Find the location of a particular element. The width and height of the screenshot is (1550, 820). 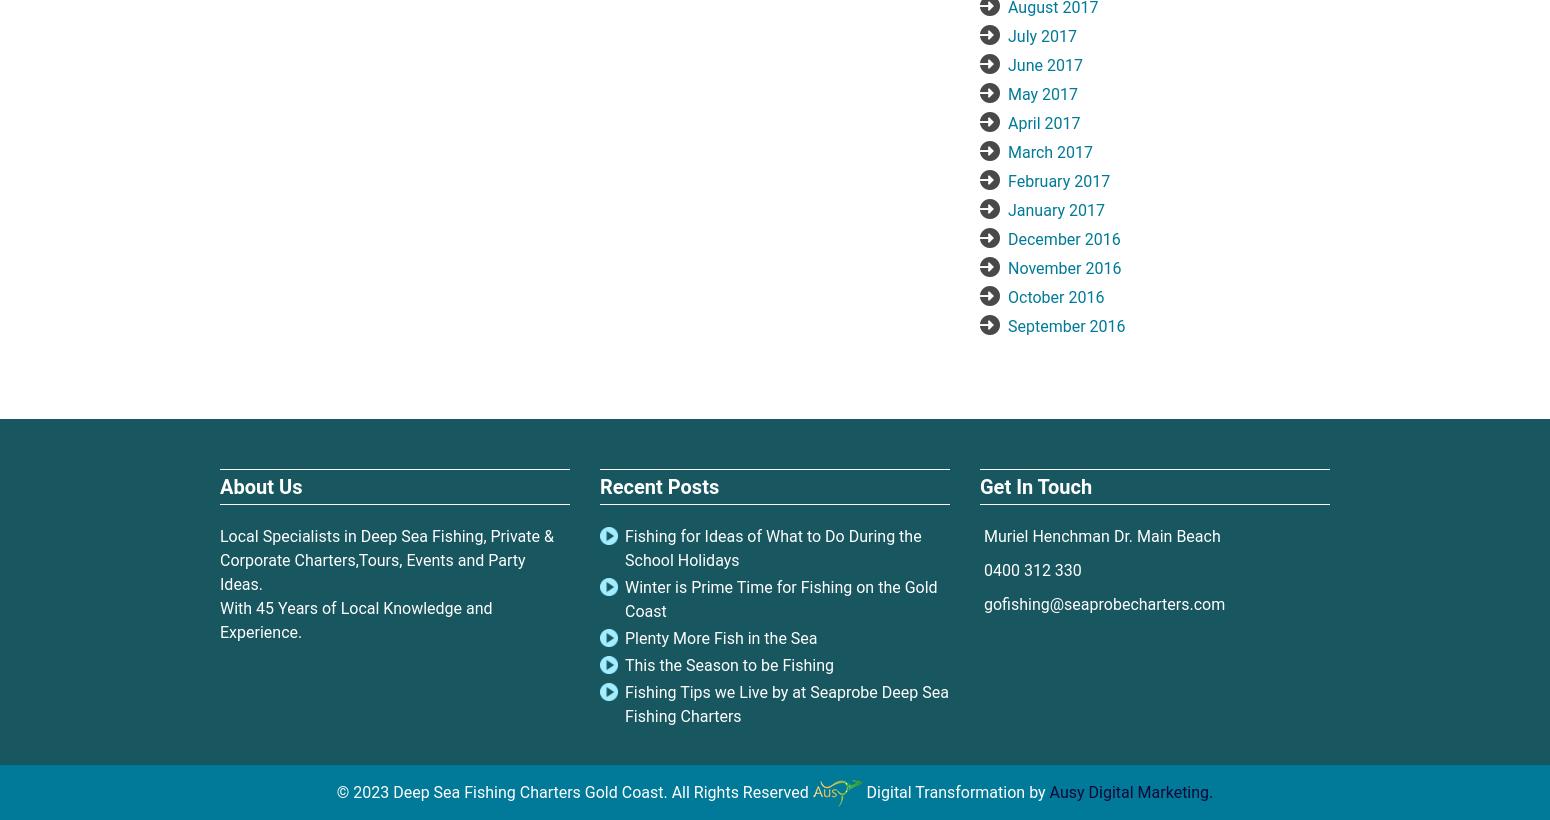

'Winter is Prime Time for Fishing on the Gold Coast' is located at coordinates (780, 598).